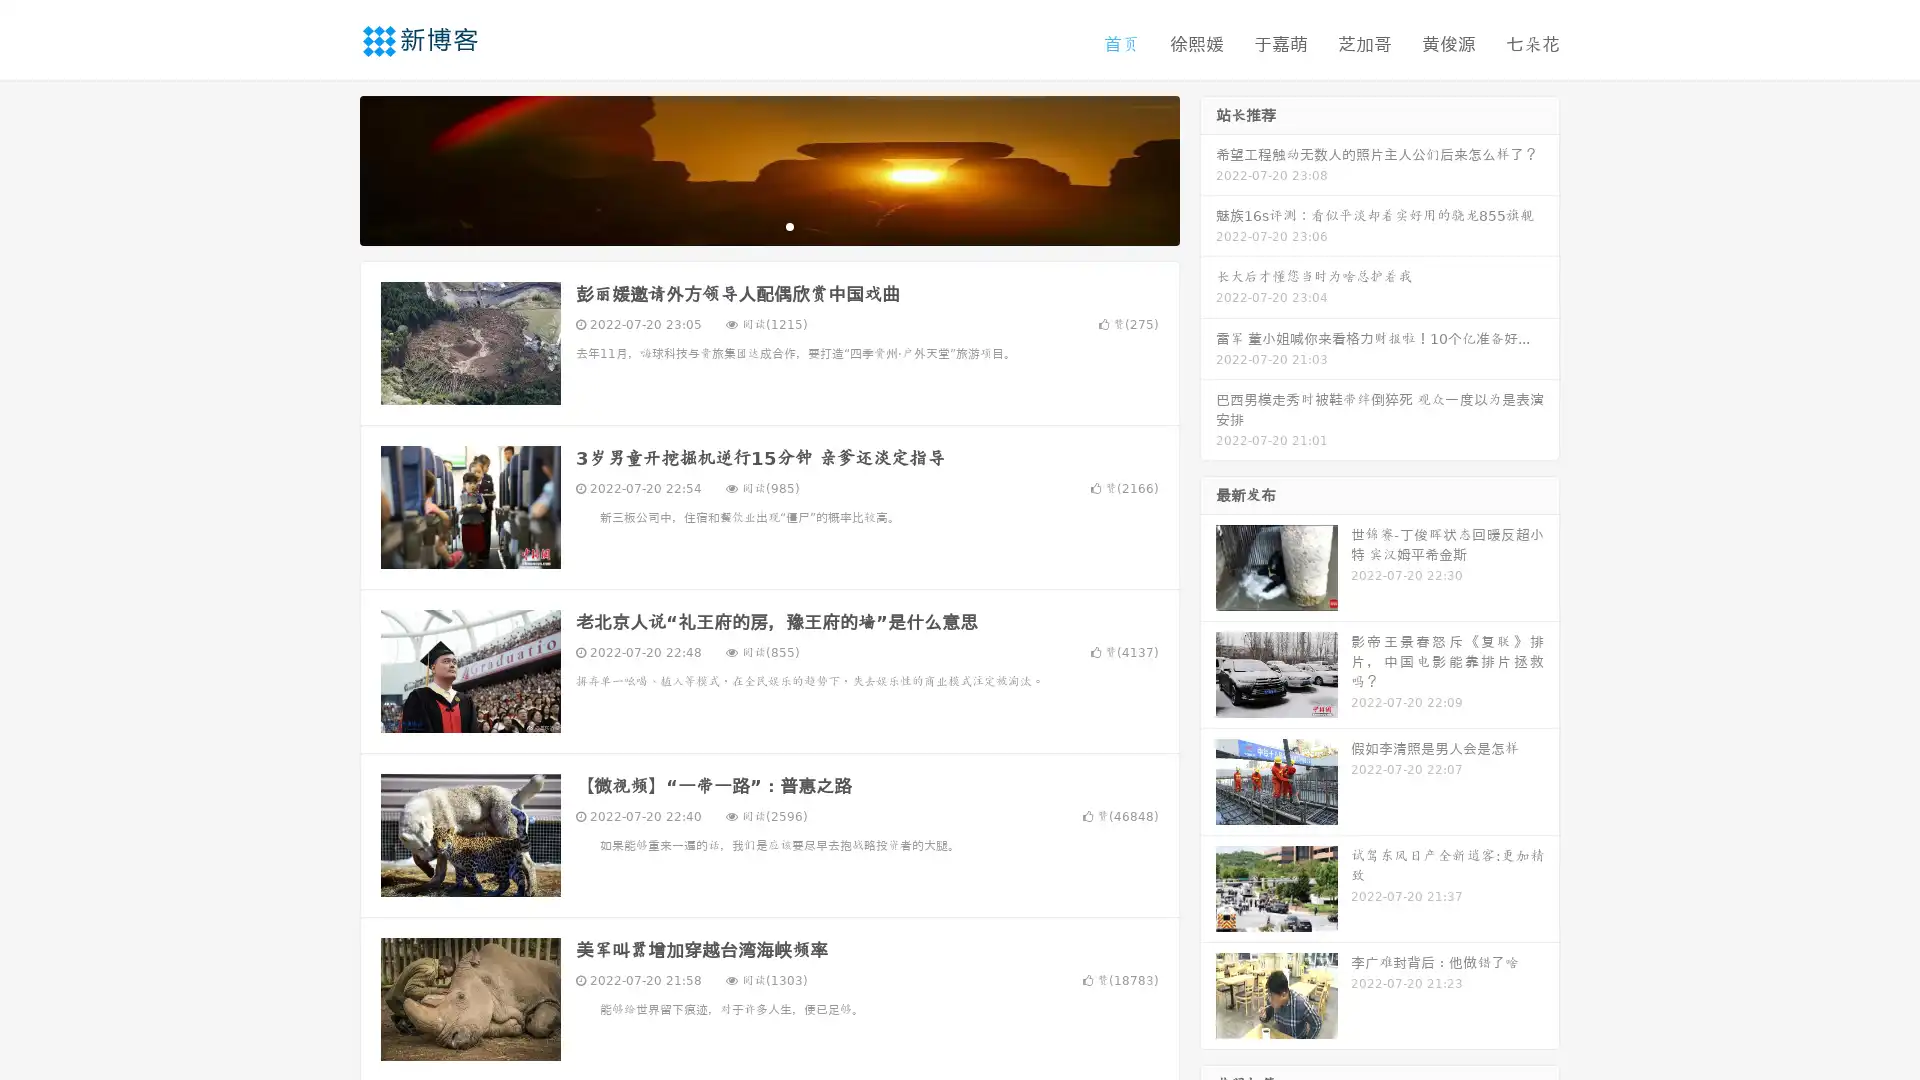 The image size is (1920, 1080). I want to click on Go to slide 2, so click(768, 225).